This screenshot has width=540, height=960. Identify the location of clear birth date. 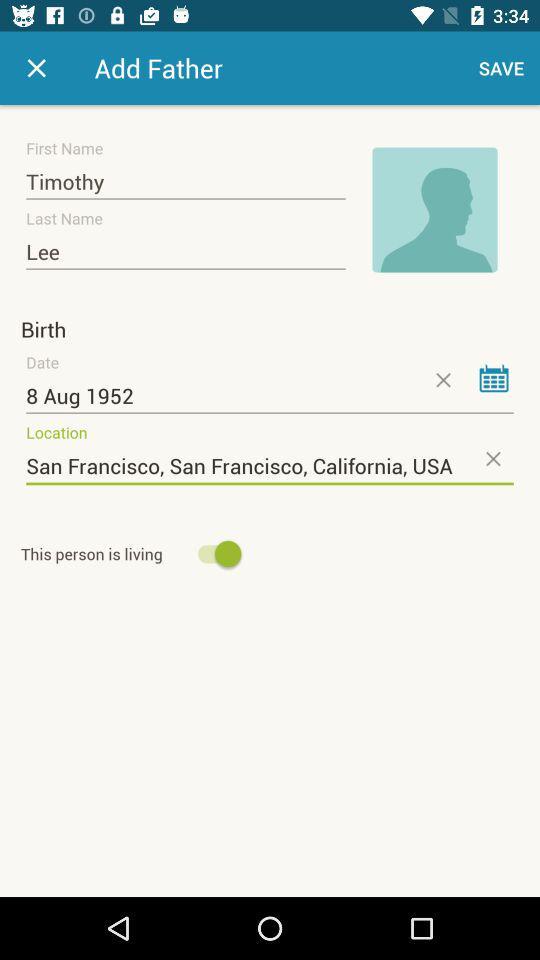
(442, 379).